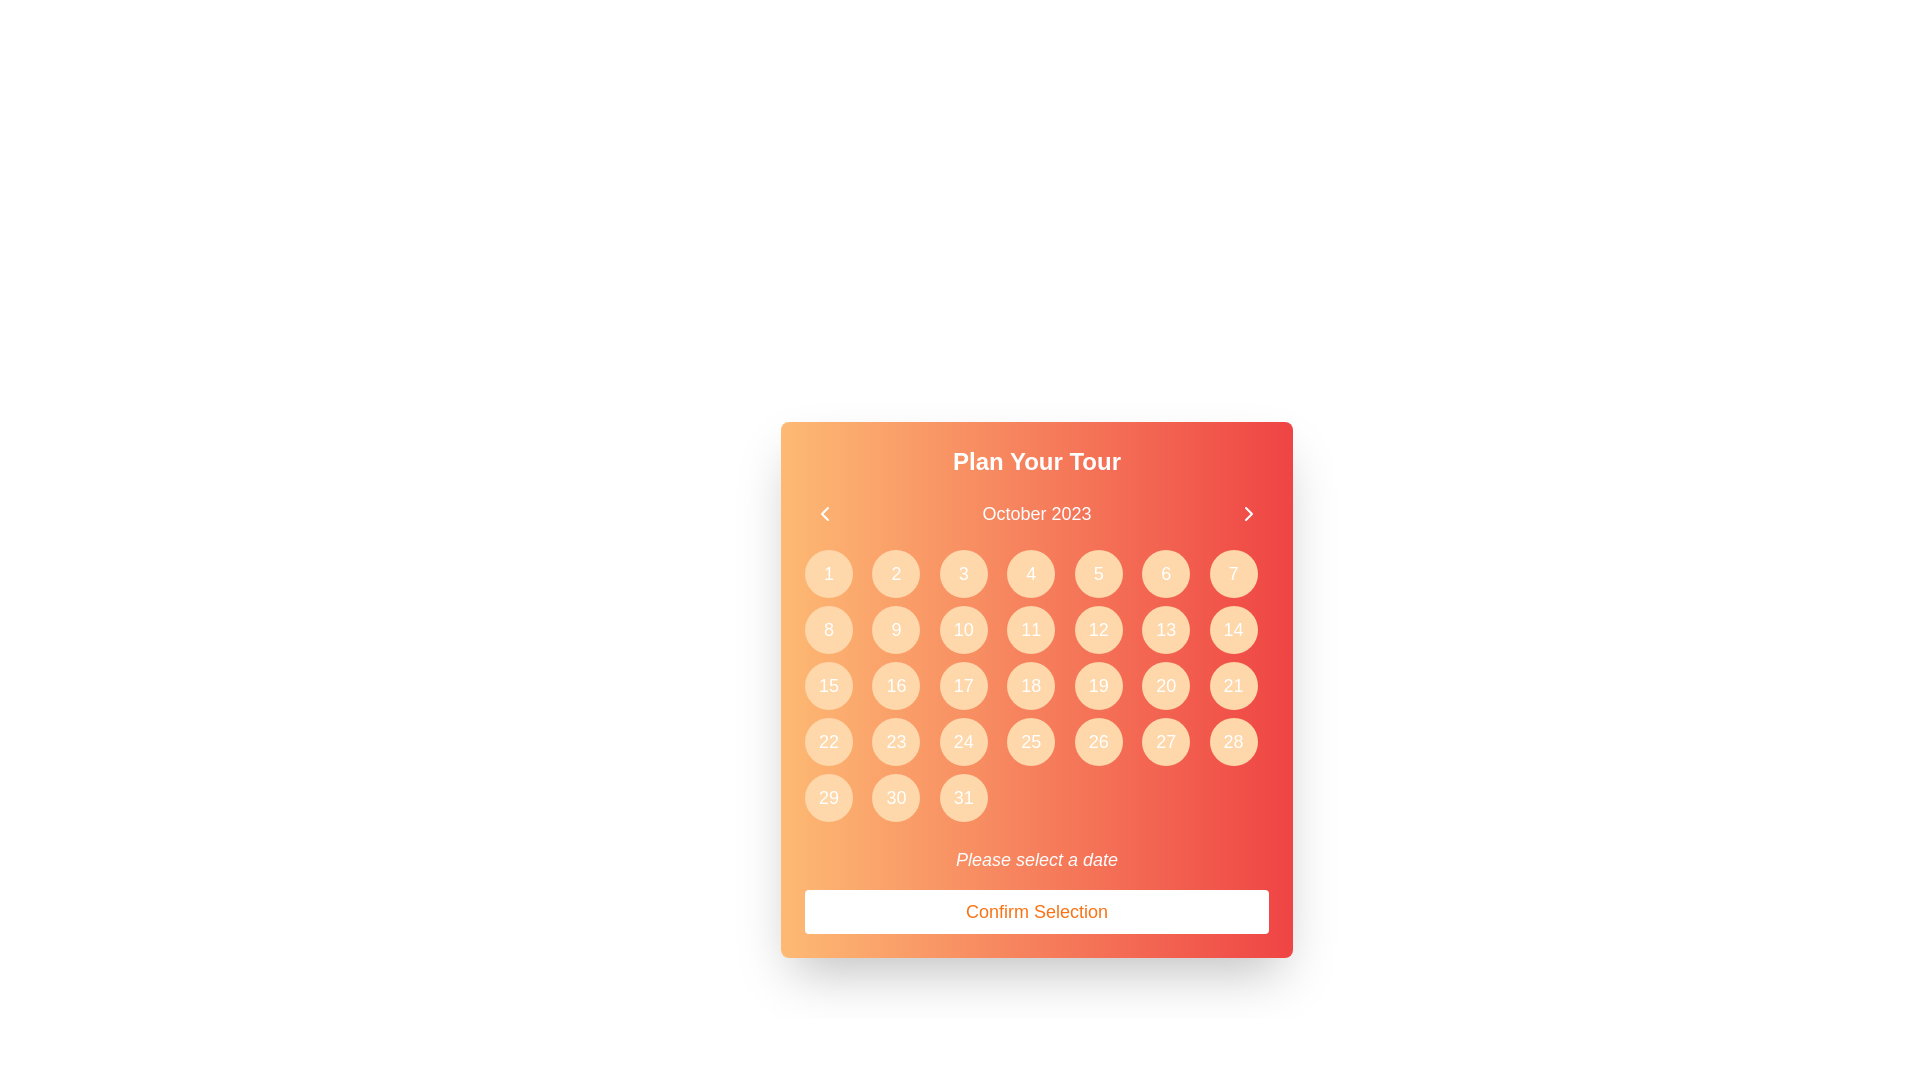 The width and height of the screenshot is (1920, 1080). Describe the element at coordinates (829, 685) in the screenshot. I see `the circular button with a light orange background containing the number '15' in white text` at that location.